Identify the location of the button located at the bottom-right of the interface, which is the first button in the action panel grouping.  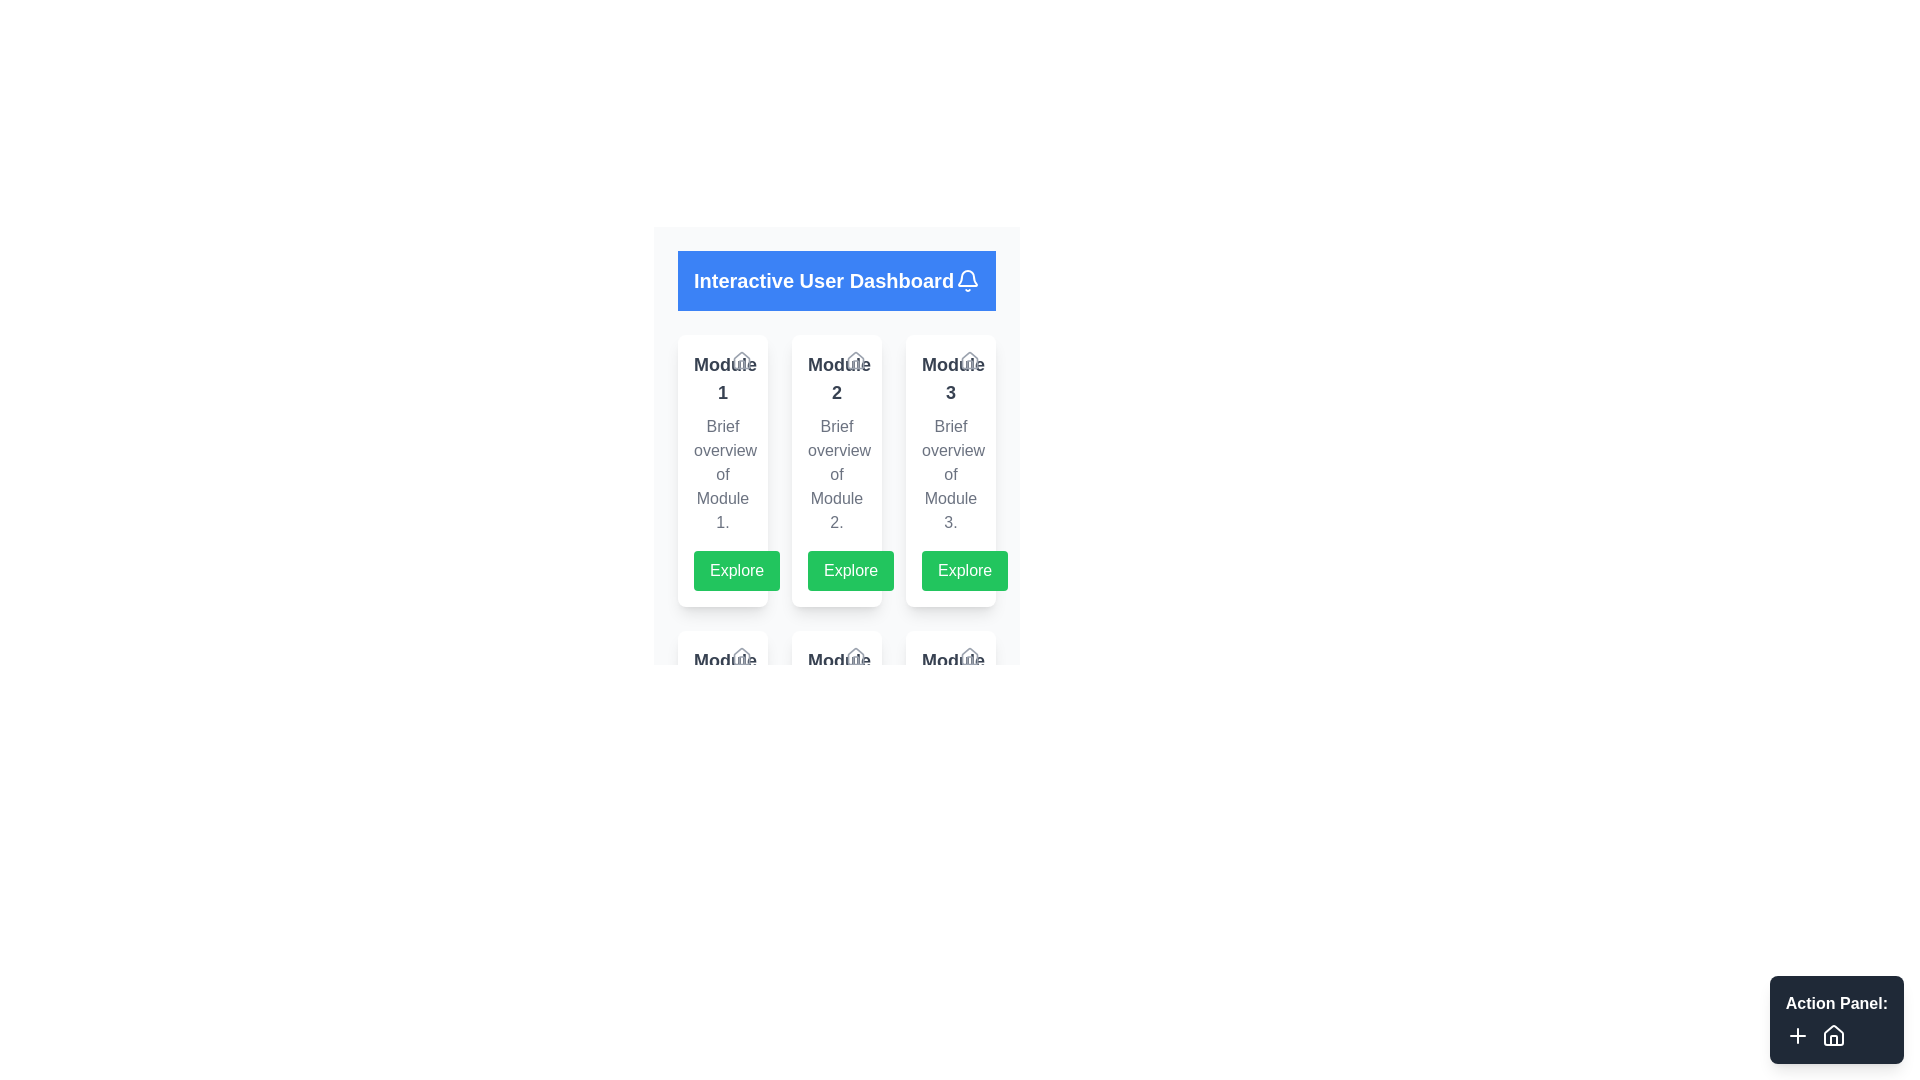
(1797, 1035).